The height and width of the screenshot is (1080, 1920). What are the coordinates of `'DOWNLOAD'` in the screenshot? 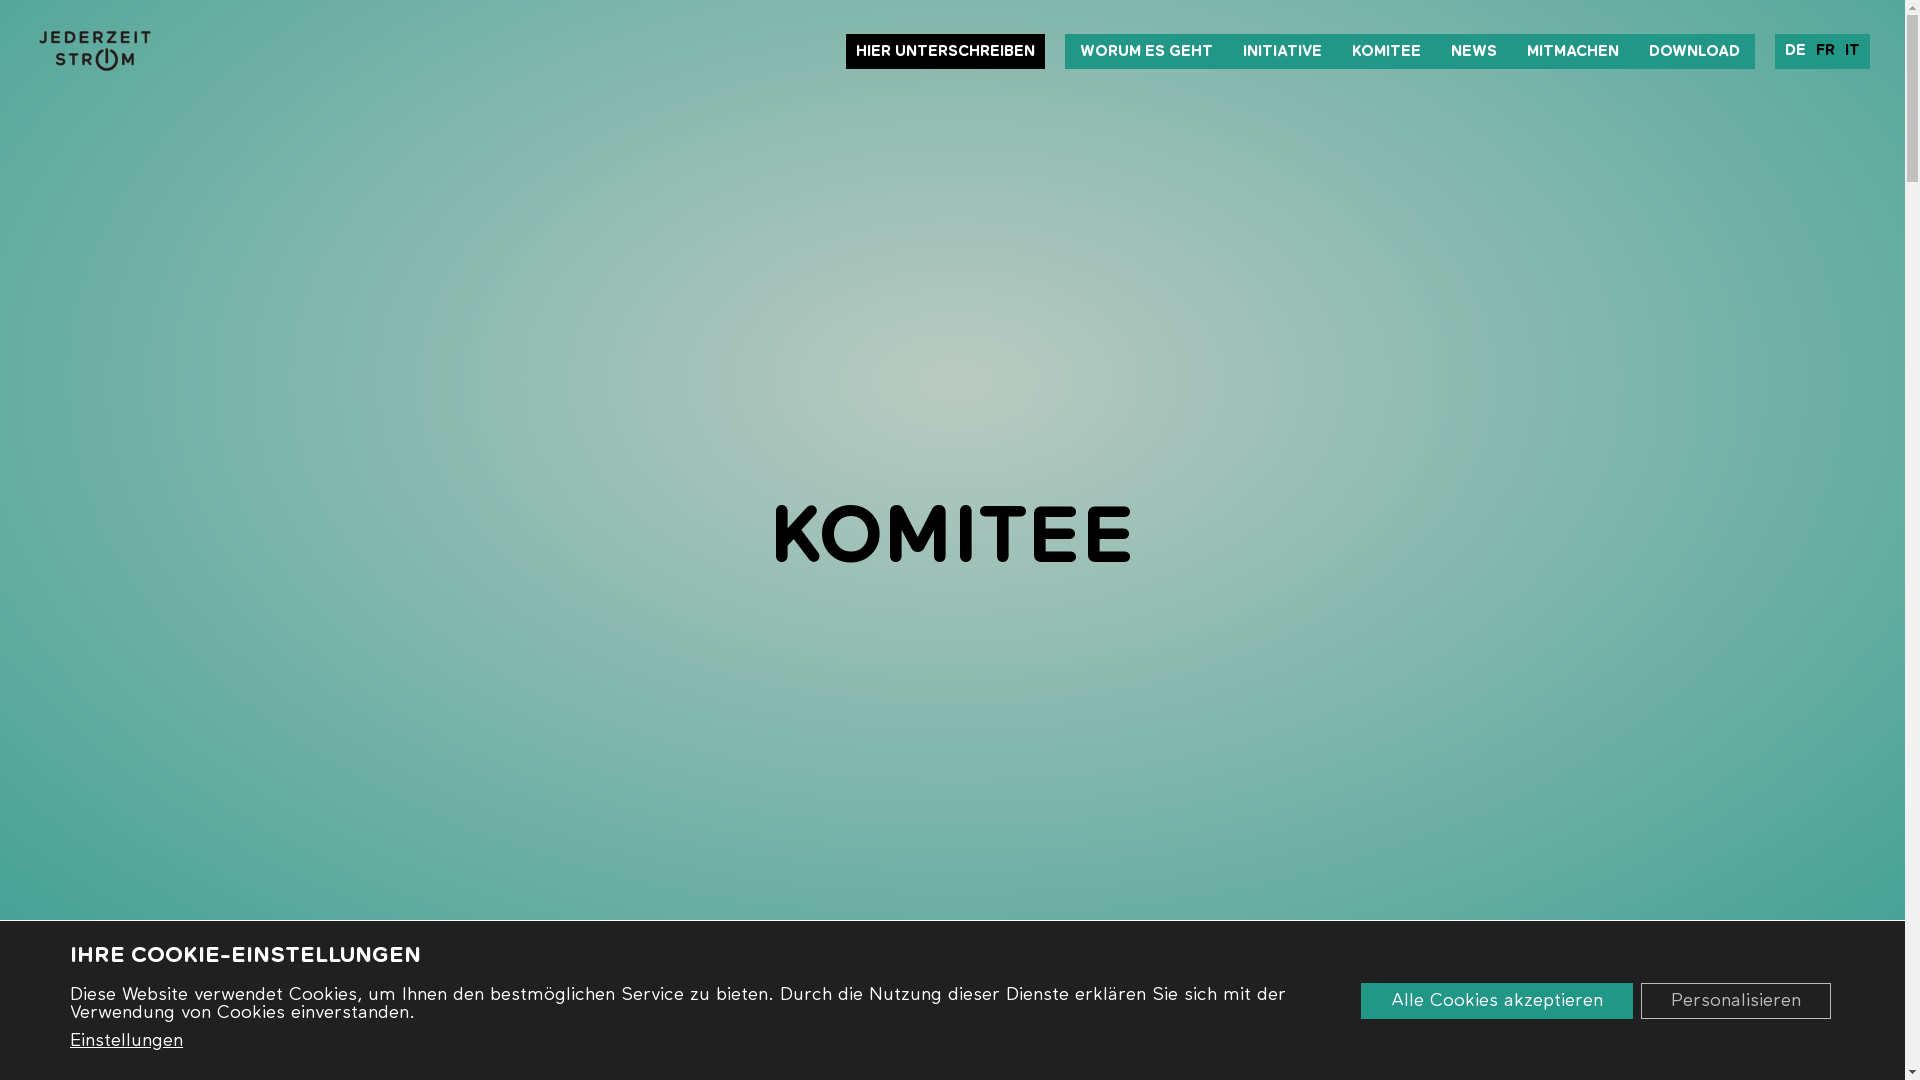 It's located at (1693, 50).